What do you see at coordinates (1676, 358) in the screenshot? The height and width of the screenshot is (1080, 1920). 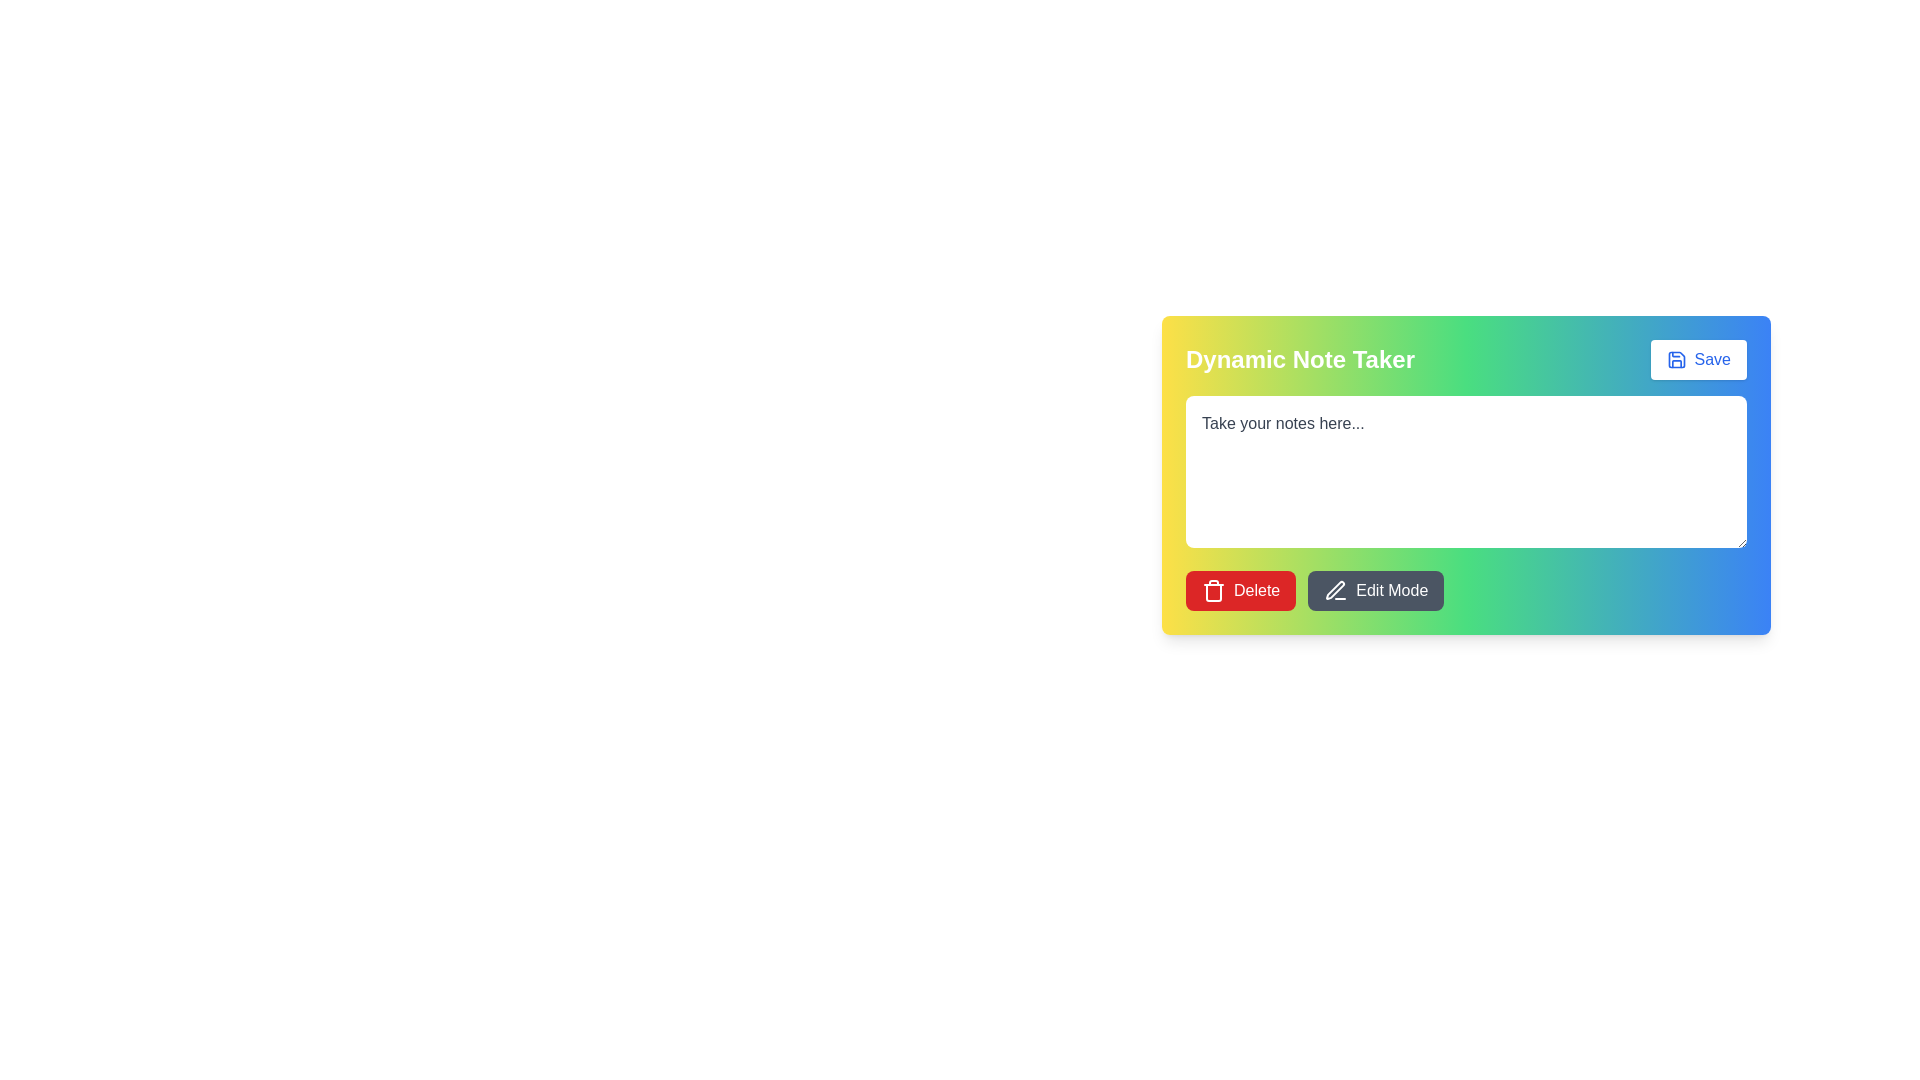 I see `the save icon located to the far left within the 'Save' button in the top-right corner of the Dynamic Note Taker interface` at bounding box center [1676, 358].